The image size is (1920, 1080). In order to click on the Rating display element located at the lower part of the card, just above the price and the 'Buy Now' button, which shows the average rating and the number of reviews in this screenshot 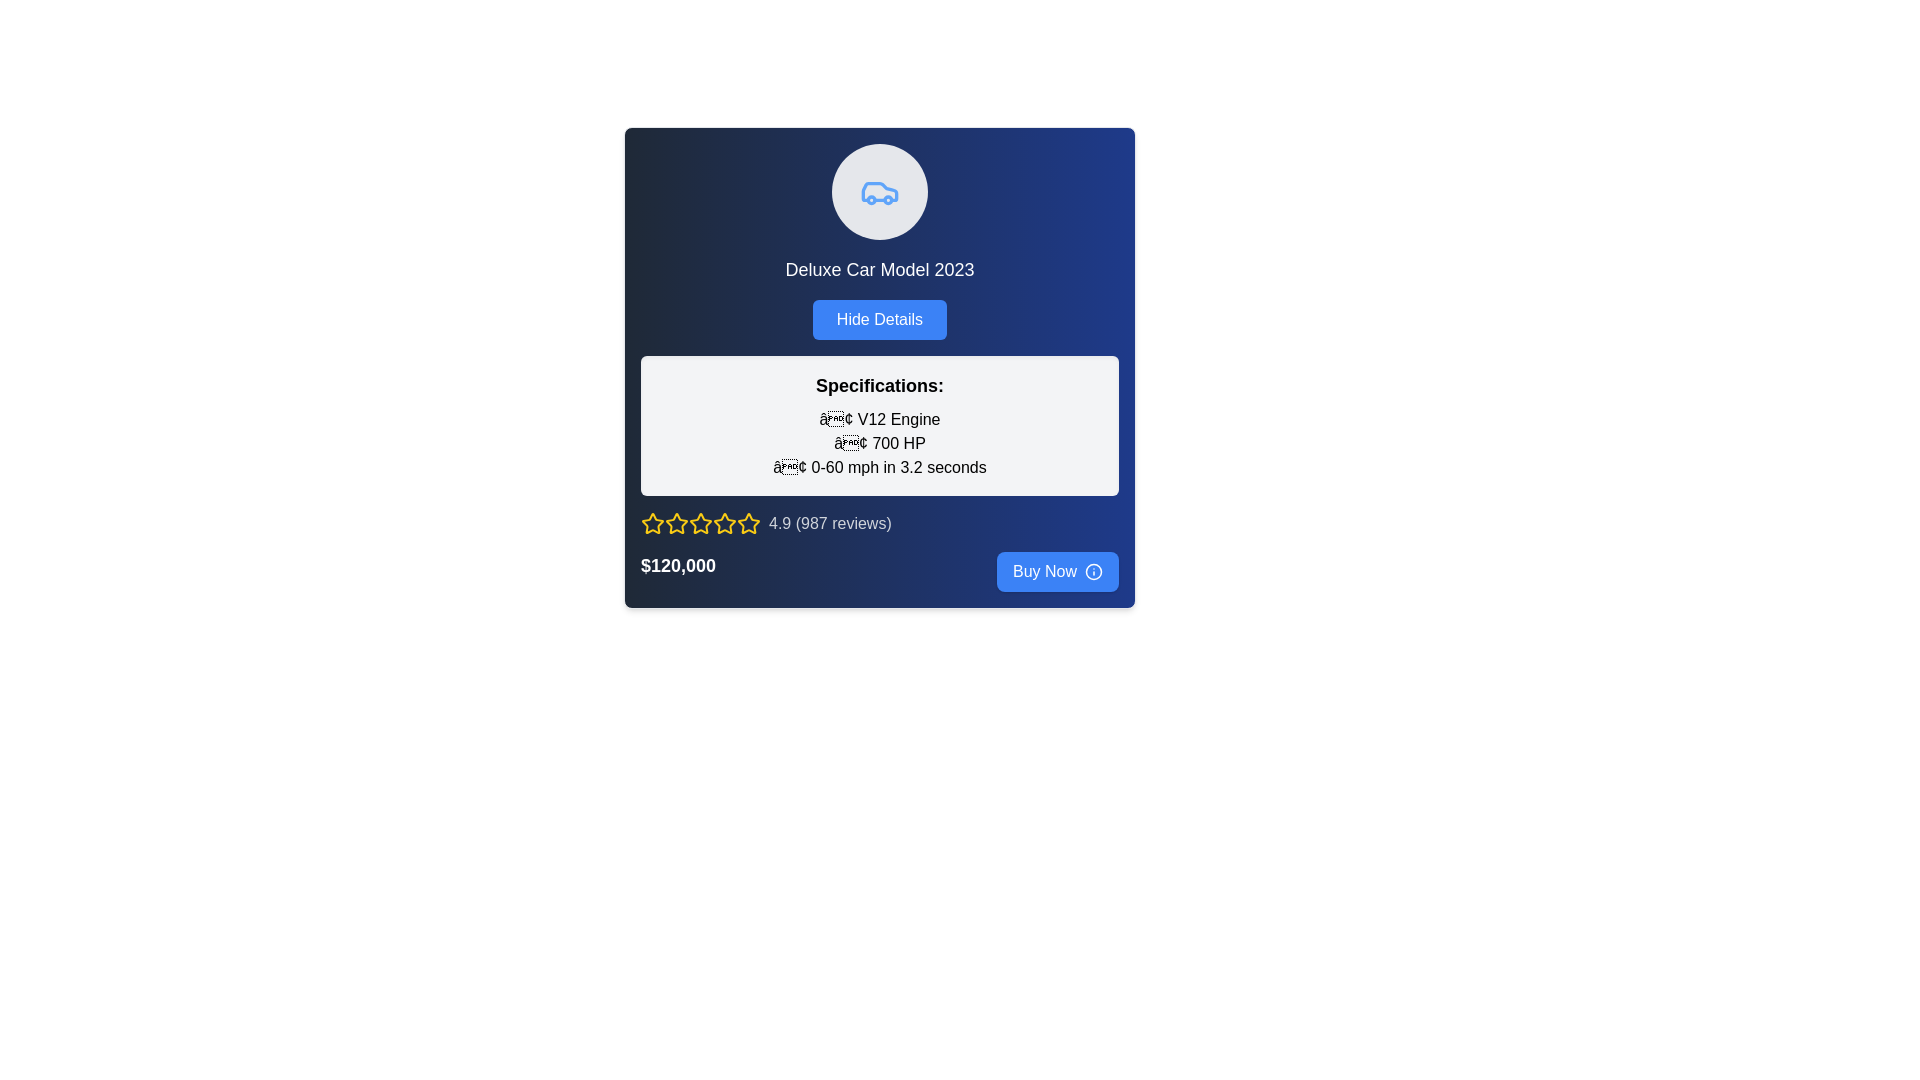, I will do `click(879, 523)`.